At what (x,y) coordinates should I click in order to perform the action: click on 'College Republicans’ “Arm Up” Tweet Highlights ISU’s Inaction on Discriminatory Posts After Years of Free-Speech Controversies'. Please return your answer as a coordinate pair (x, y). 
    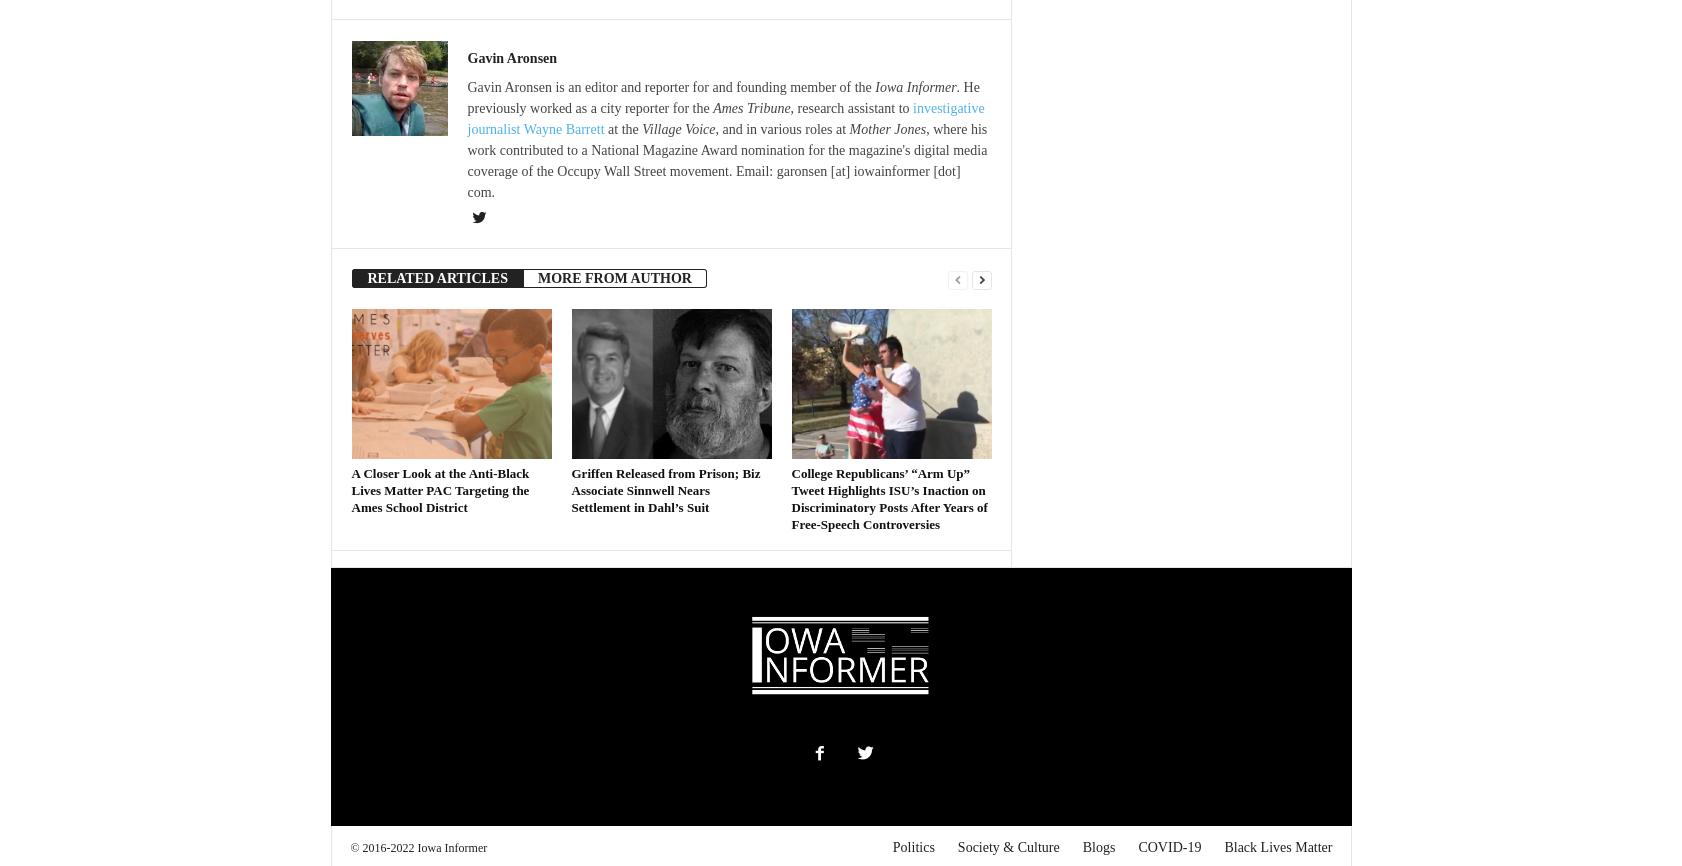
    Looking at the image, I should click on (887, 498).